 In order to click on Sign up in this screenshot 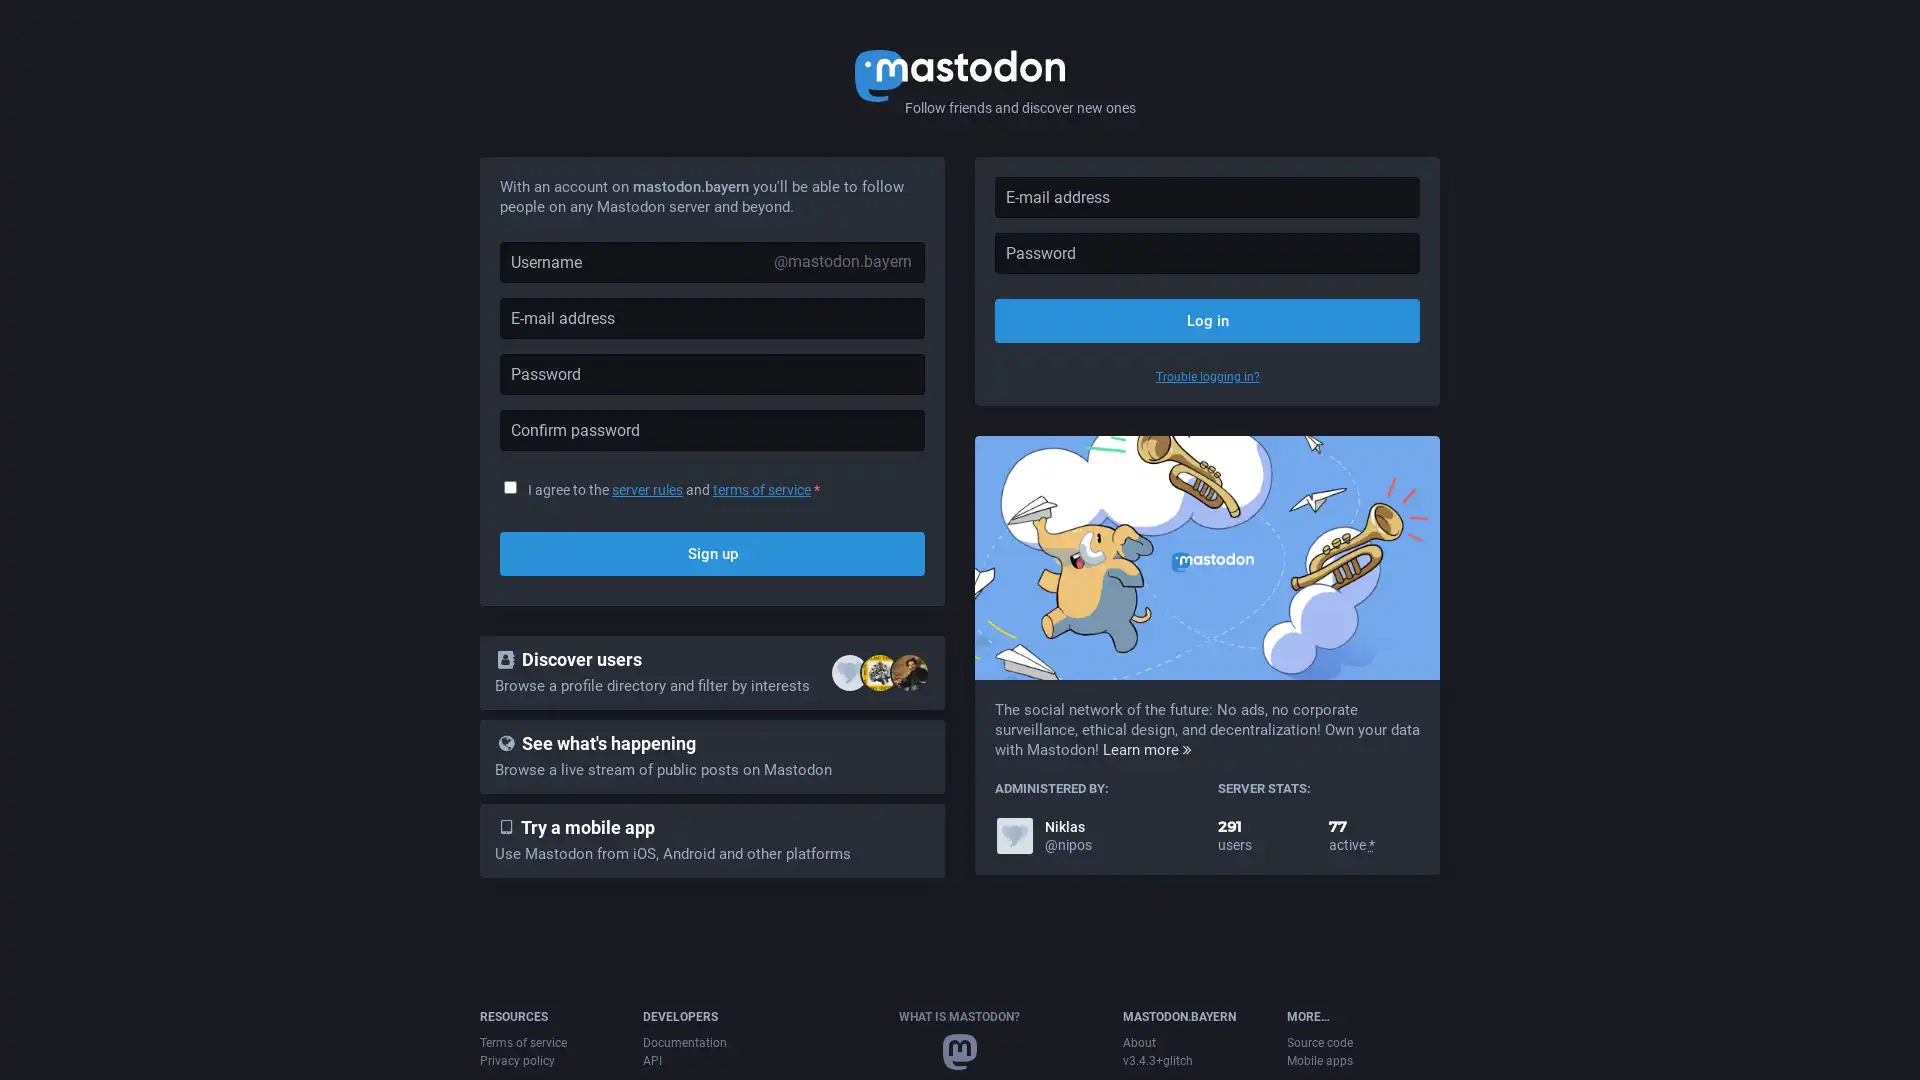, I will do `click(712, 554)`.